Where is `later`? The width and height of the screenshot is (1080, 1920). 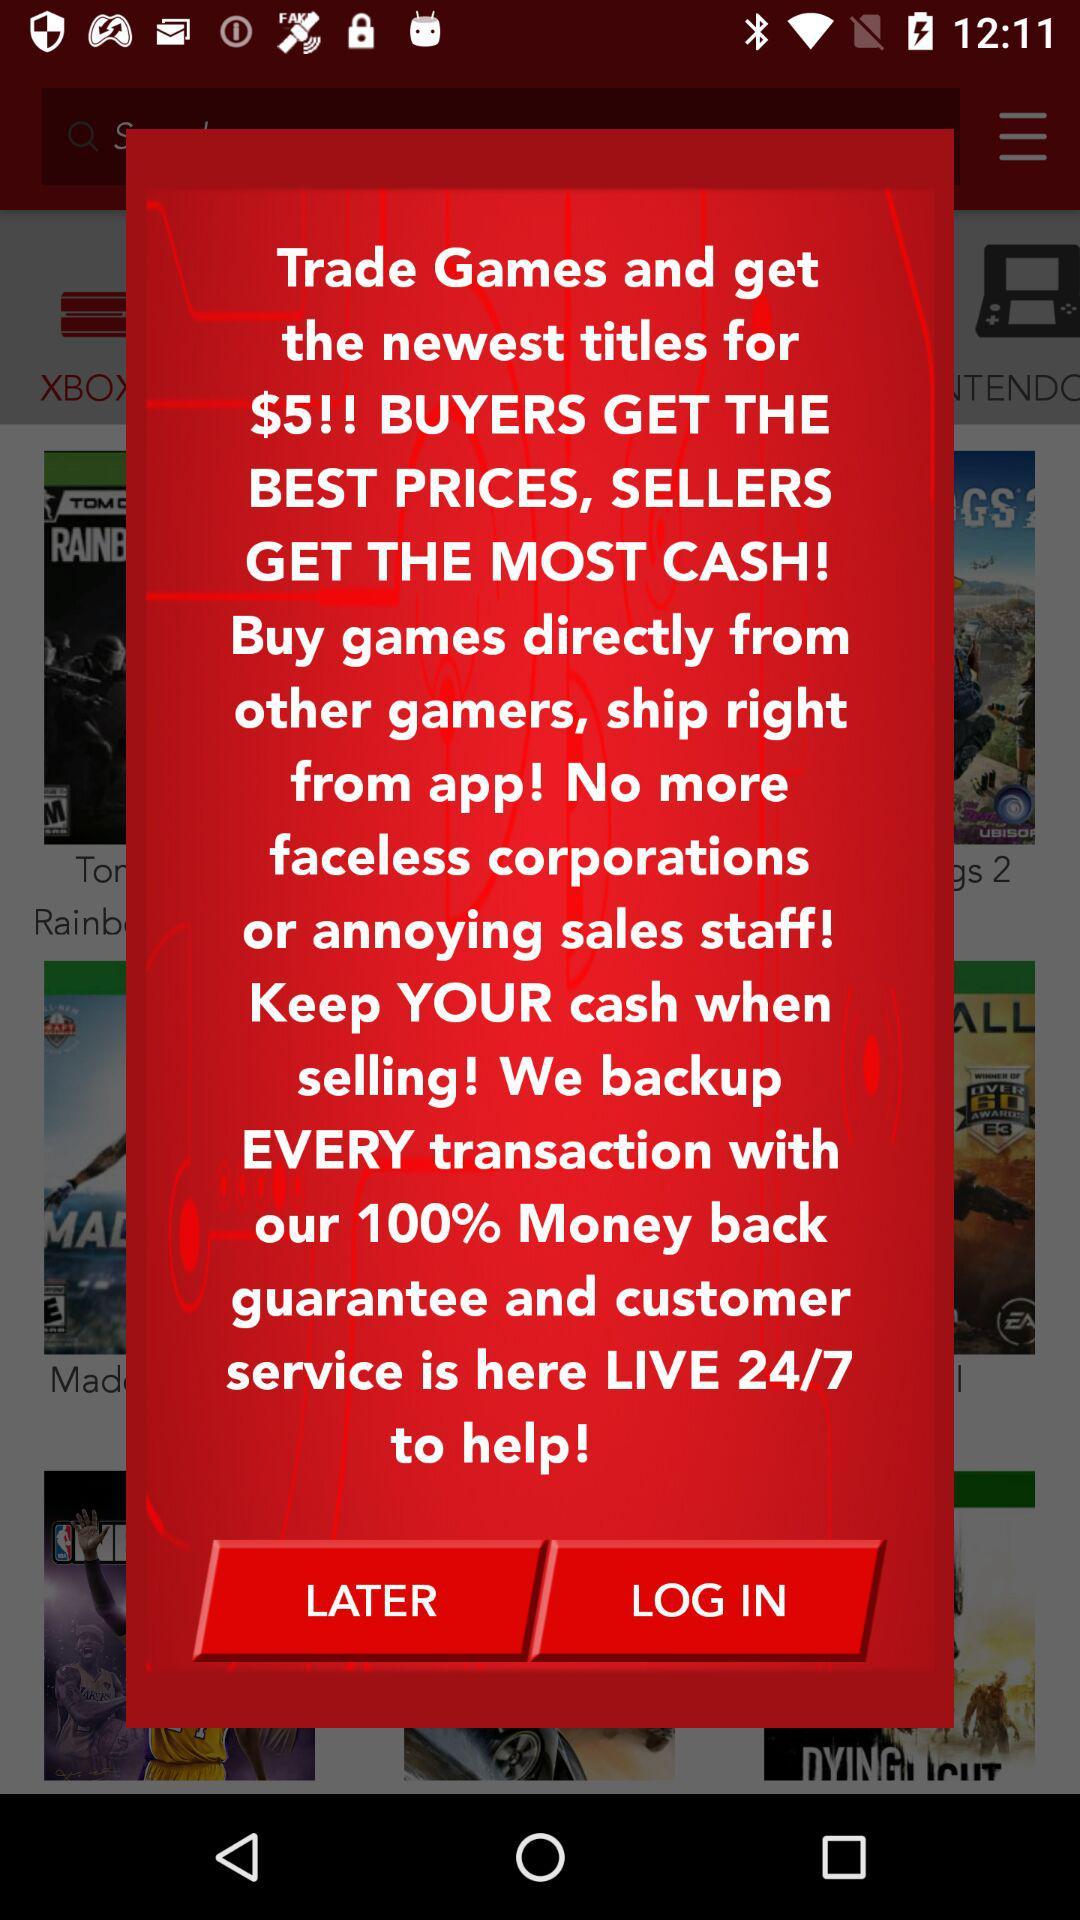
later is located at coordinates (370, 1600).